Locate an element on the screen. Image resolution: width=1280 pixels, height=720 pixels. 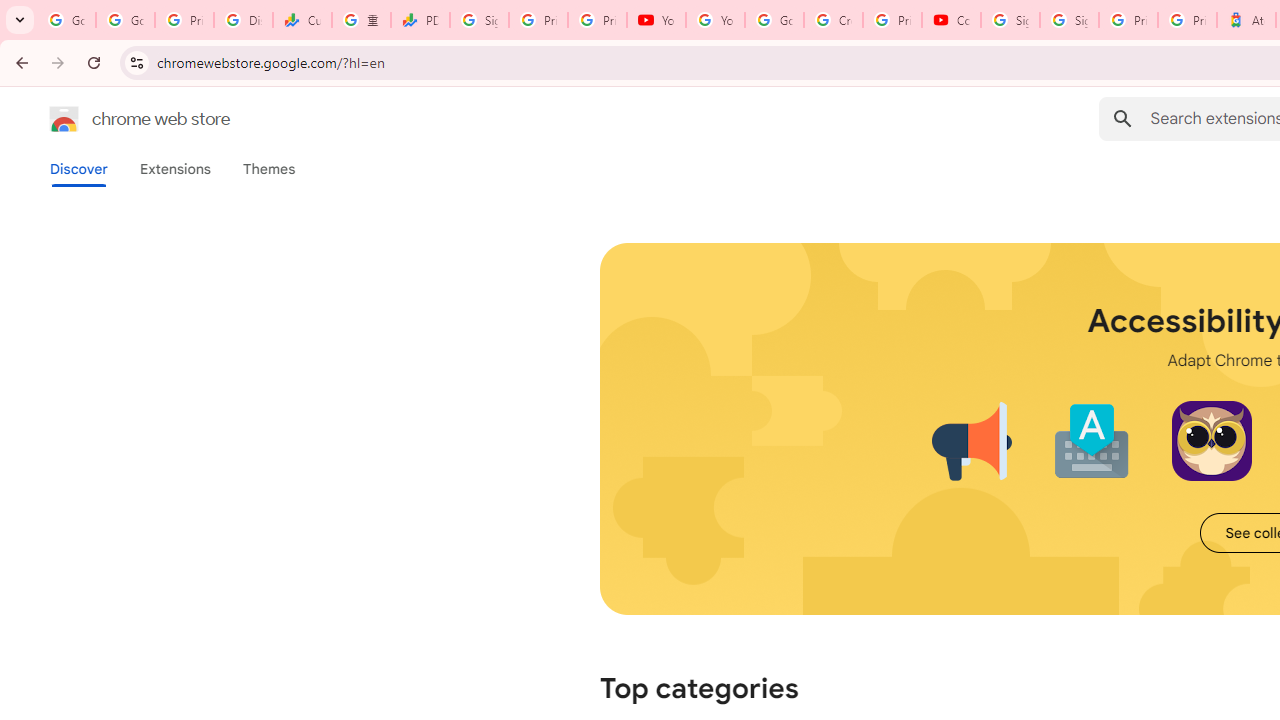
'Sign in - Google Accounts' is located at coordinates (1068, 20).